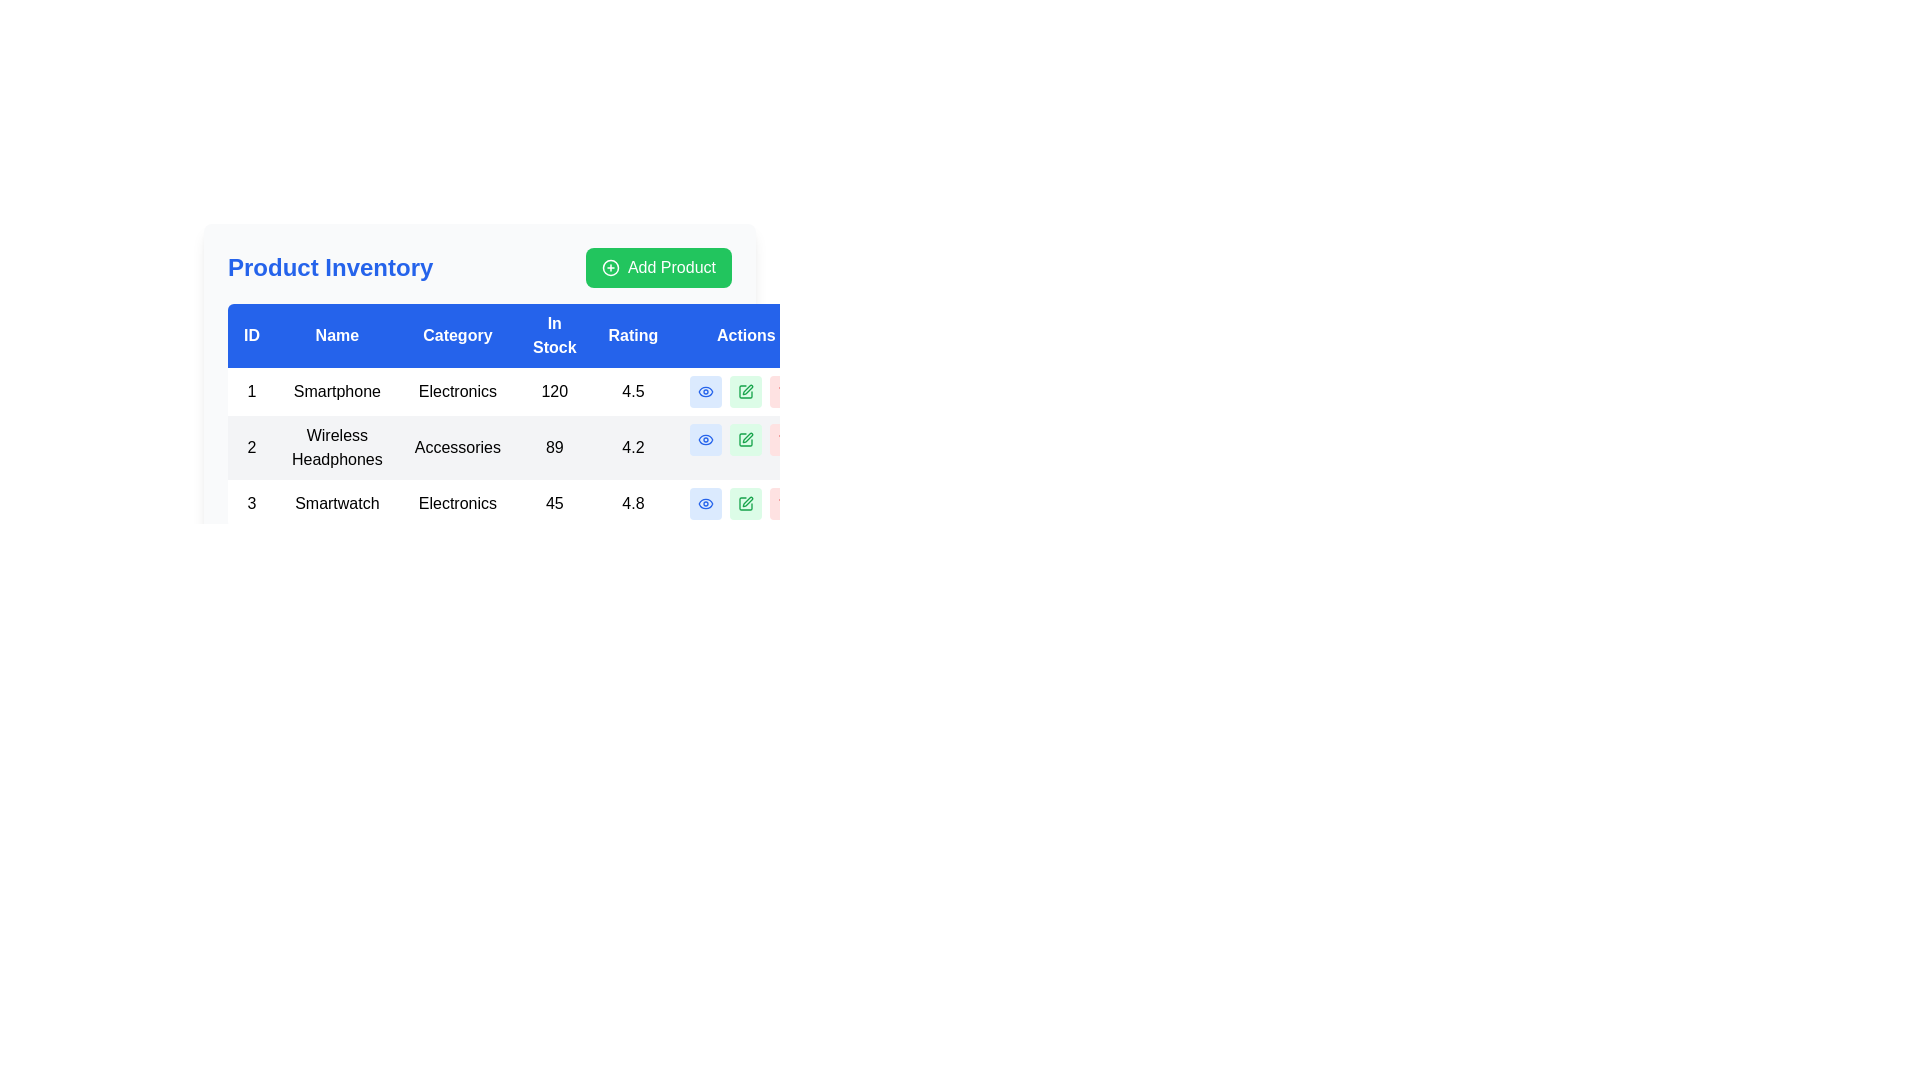 The width and height of the screenshot is (1920, 1080). I want to click on the 'Wireless Headphones' text label in the second row of the product information table, which is aligned under the 'Name' column, so click(337, 446).